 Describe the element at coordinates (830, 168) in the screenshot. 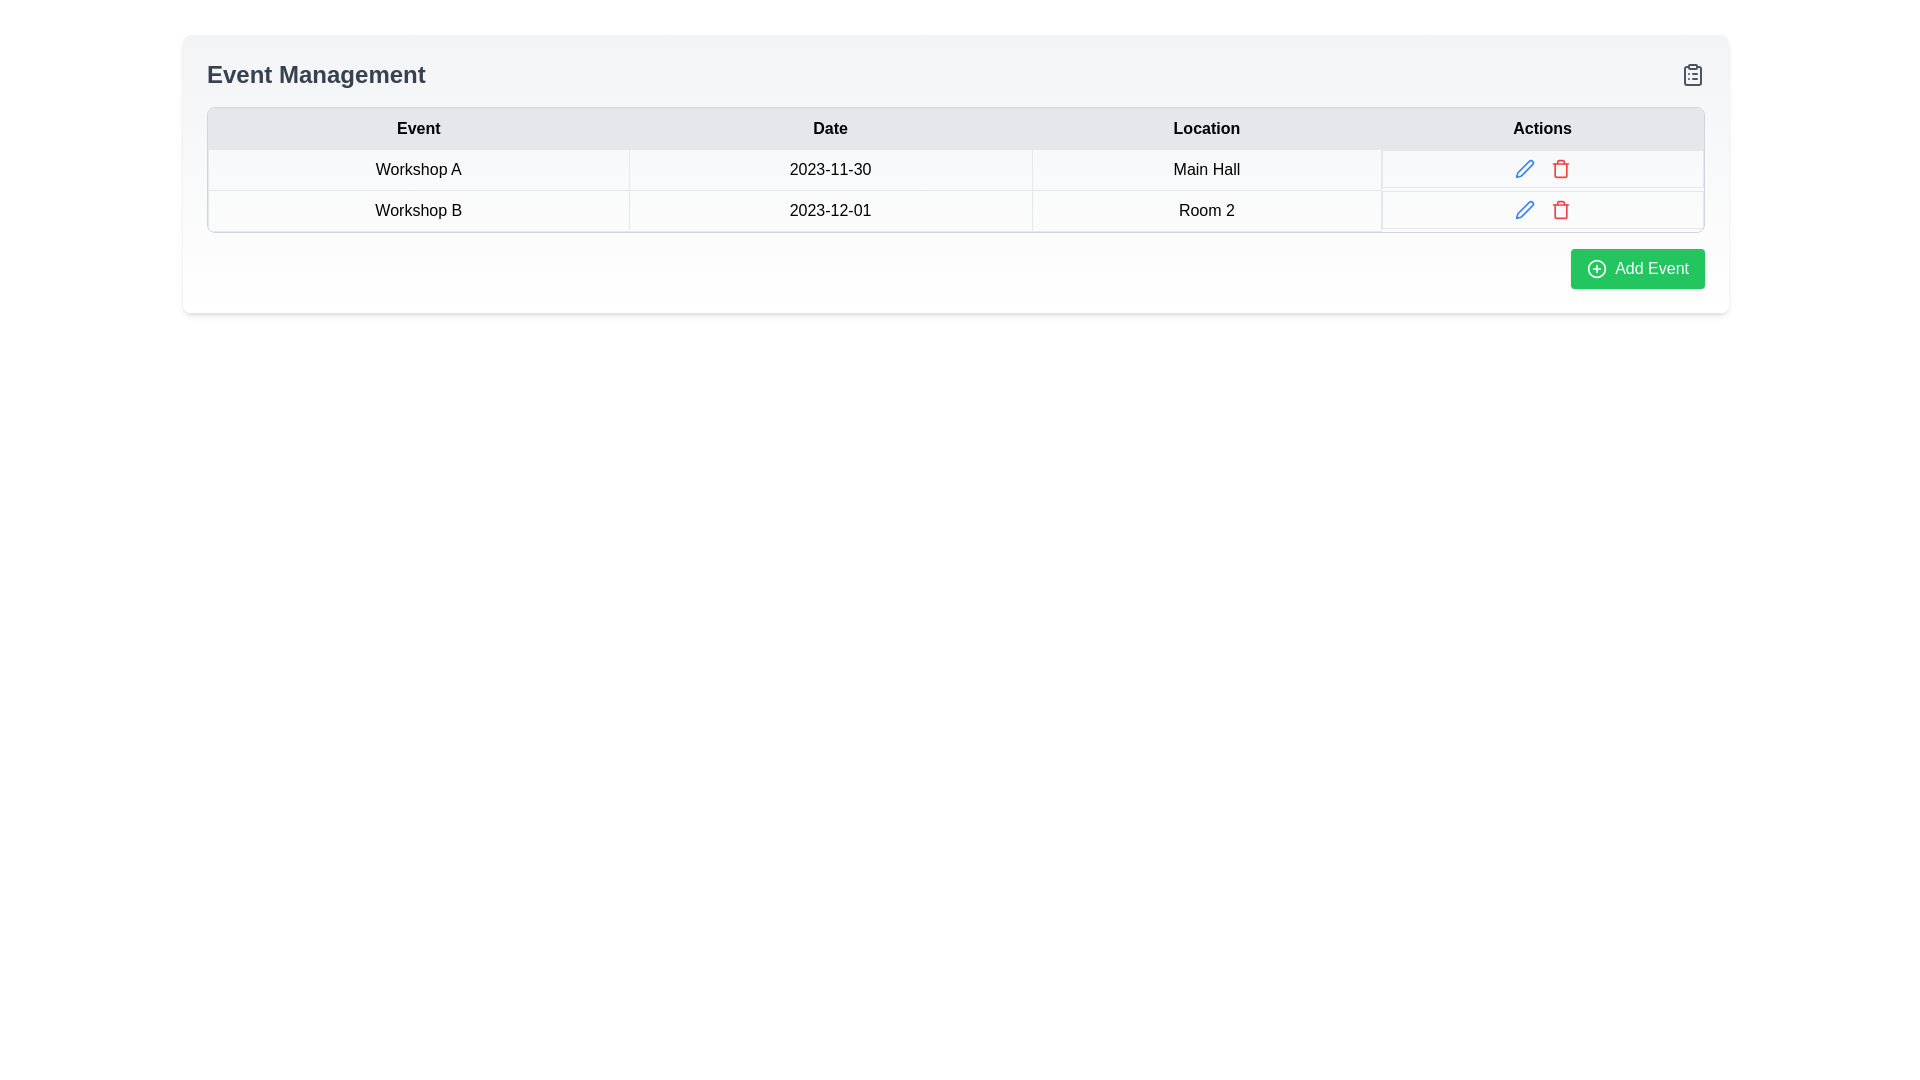

I see `the text element displaying the date for 'Workshop A' in the second column of the table under the 'Date' header` at that location.